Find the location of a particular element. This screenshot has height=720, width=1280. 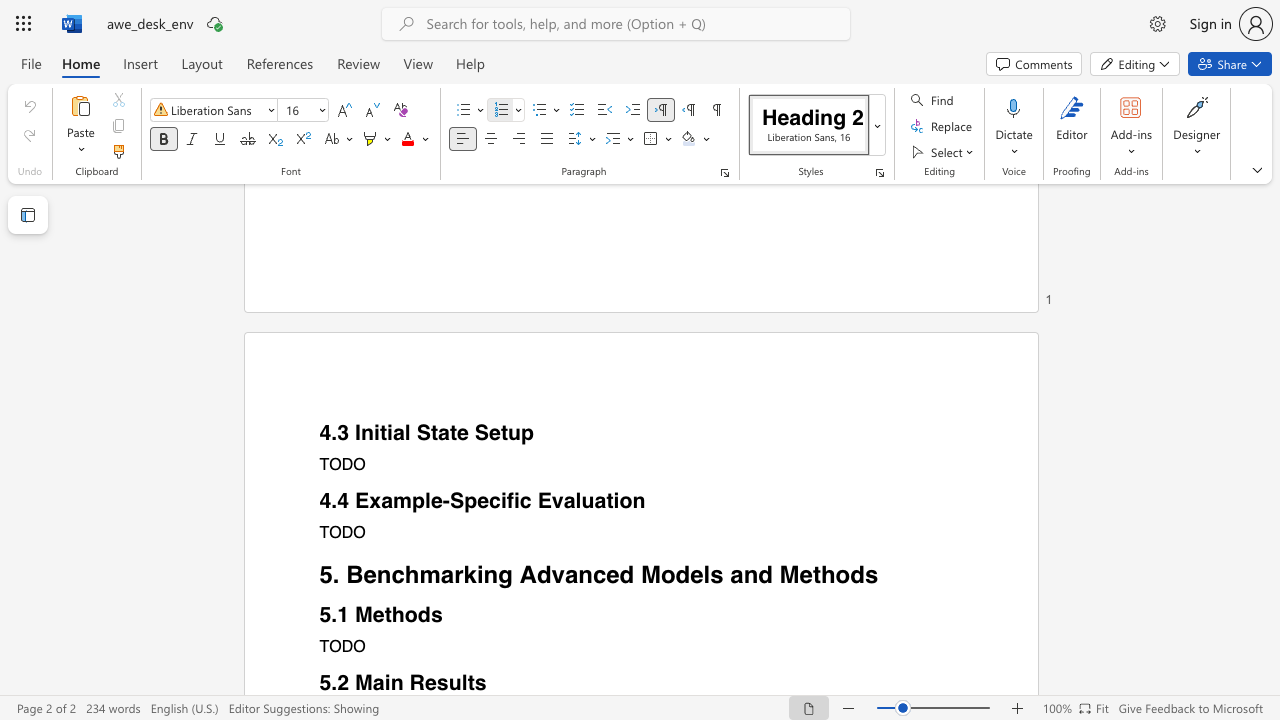

the 1th character "i" in the text is located at coordinates (387, 682).